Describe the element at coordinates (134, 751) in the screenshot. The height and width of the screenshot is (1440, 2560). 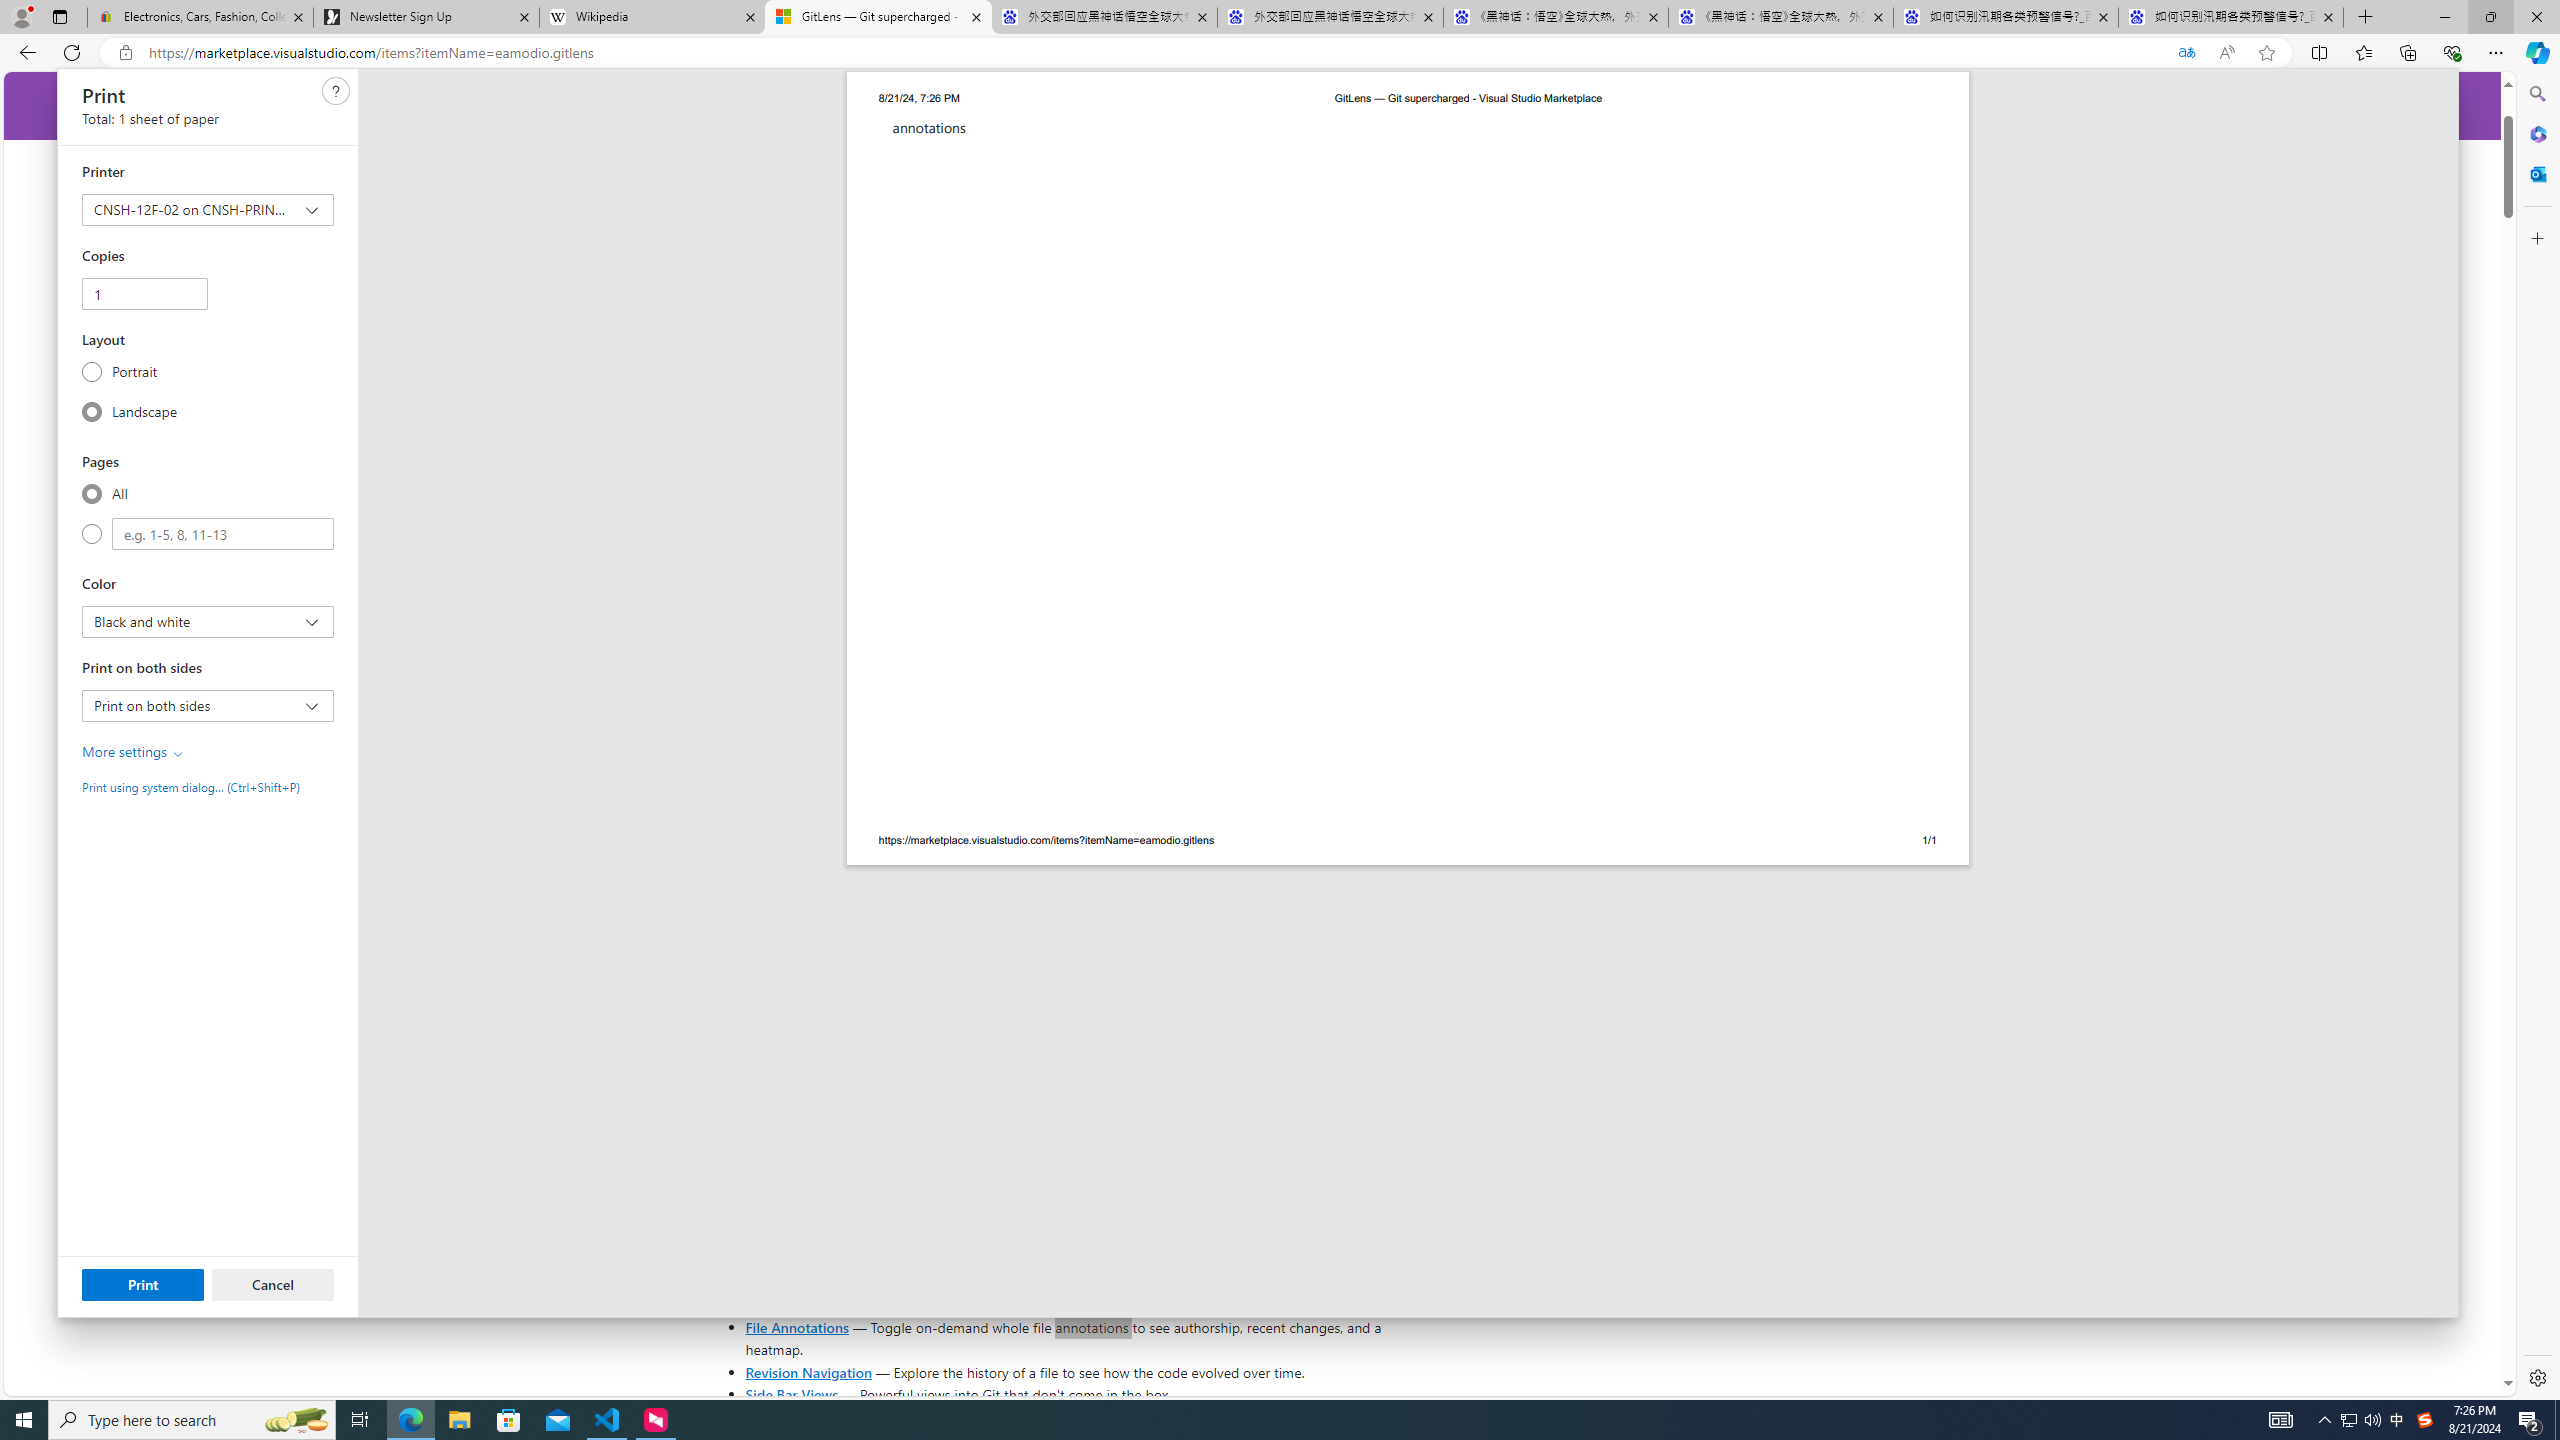
I see `'More settings'` at that location.